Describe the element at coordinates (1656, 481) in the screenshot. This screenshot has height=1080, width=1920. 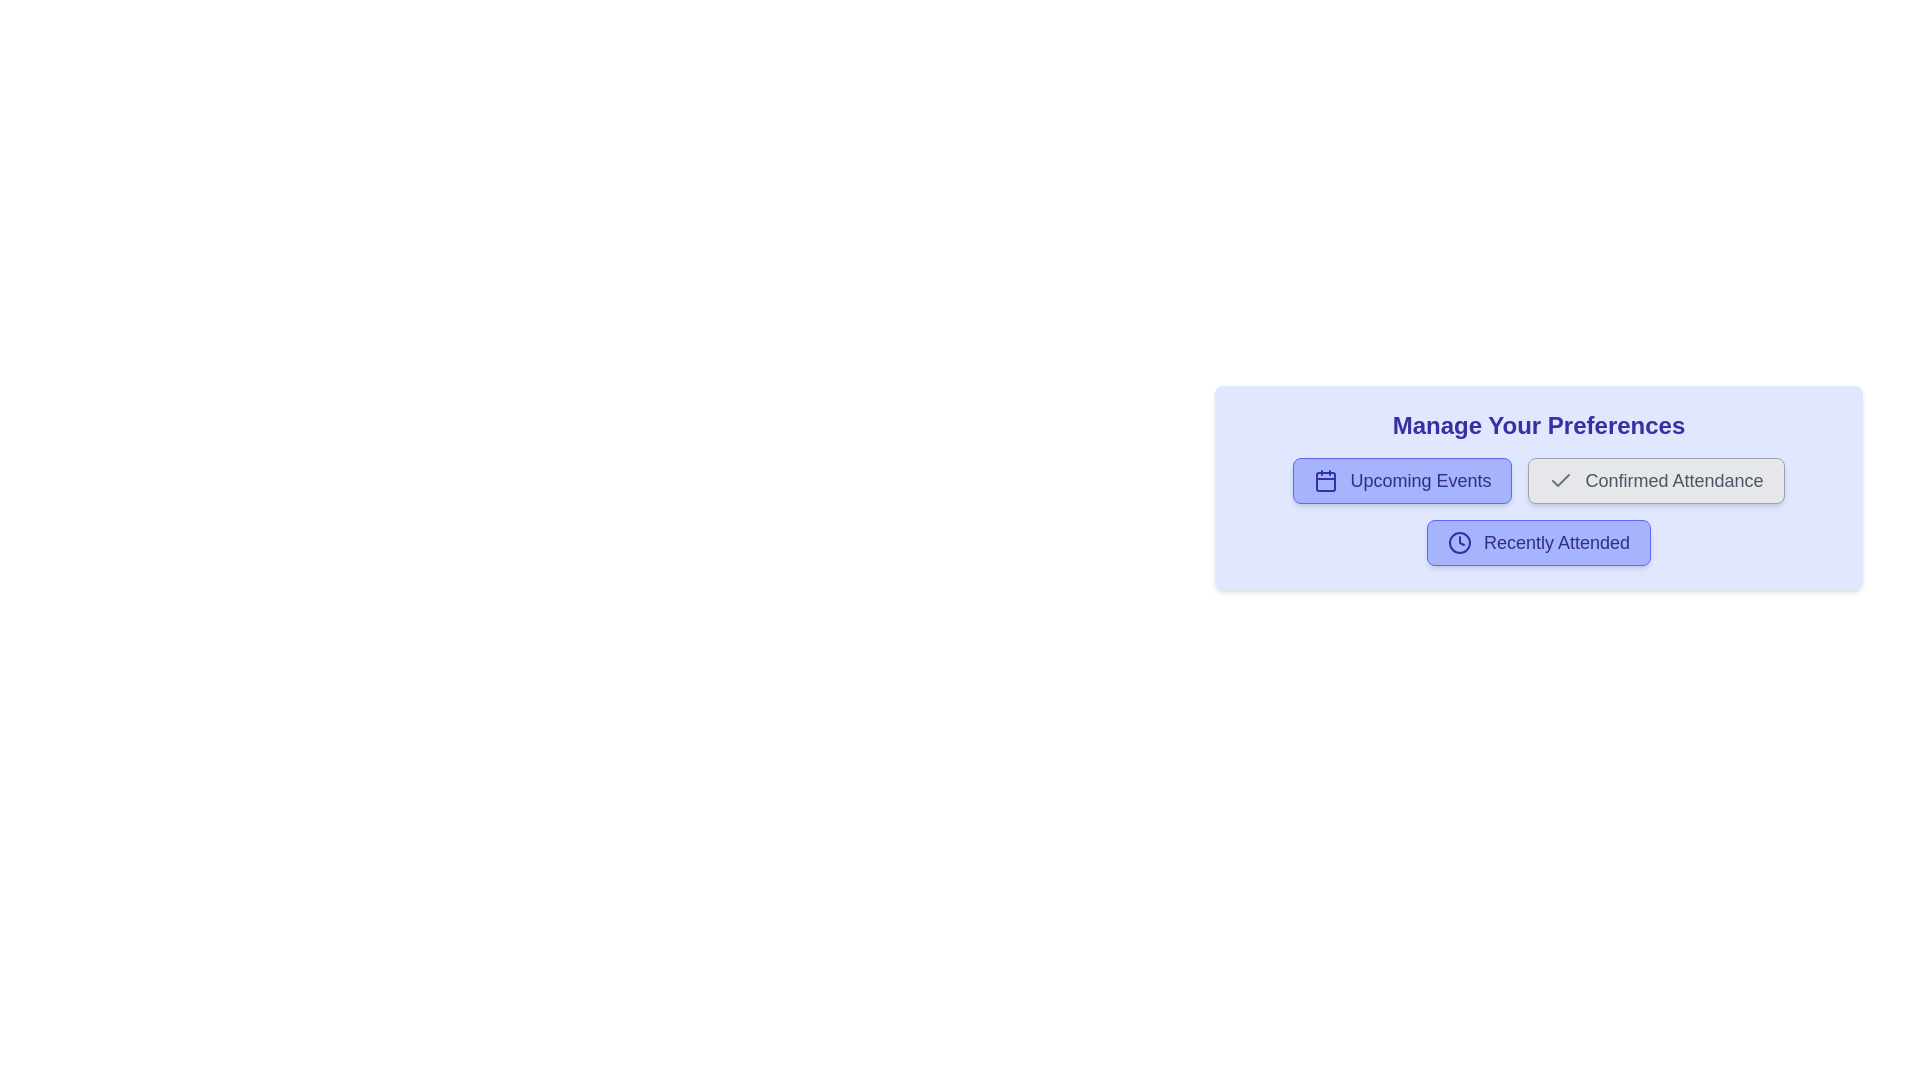
I see `the preference button for Confirmed Attendance` at that location.